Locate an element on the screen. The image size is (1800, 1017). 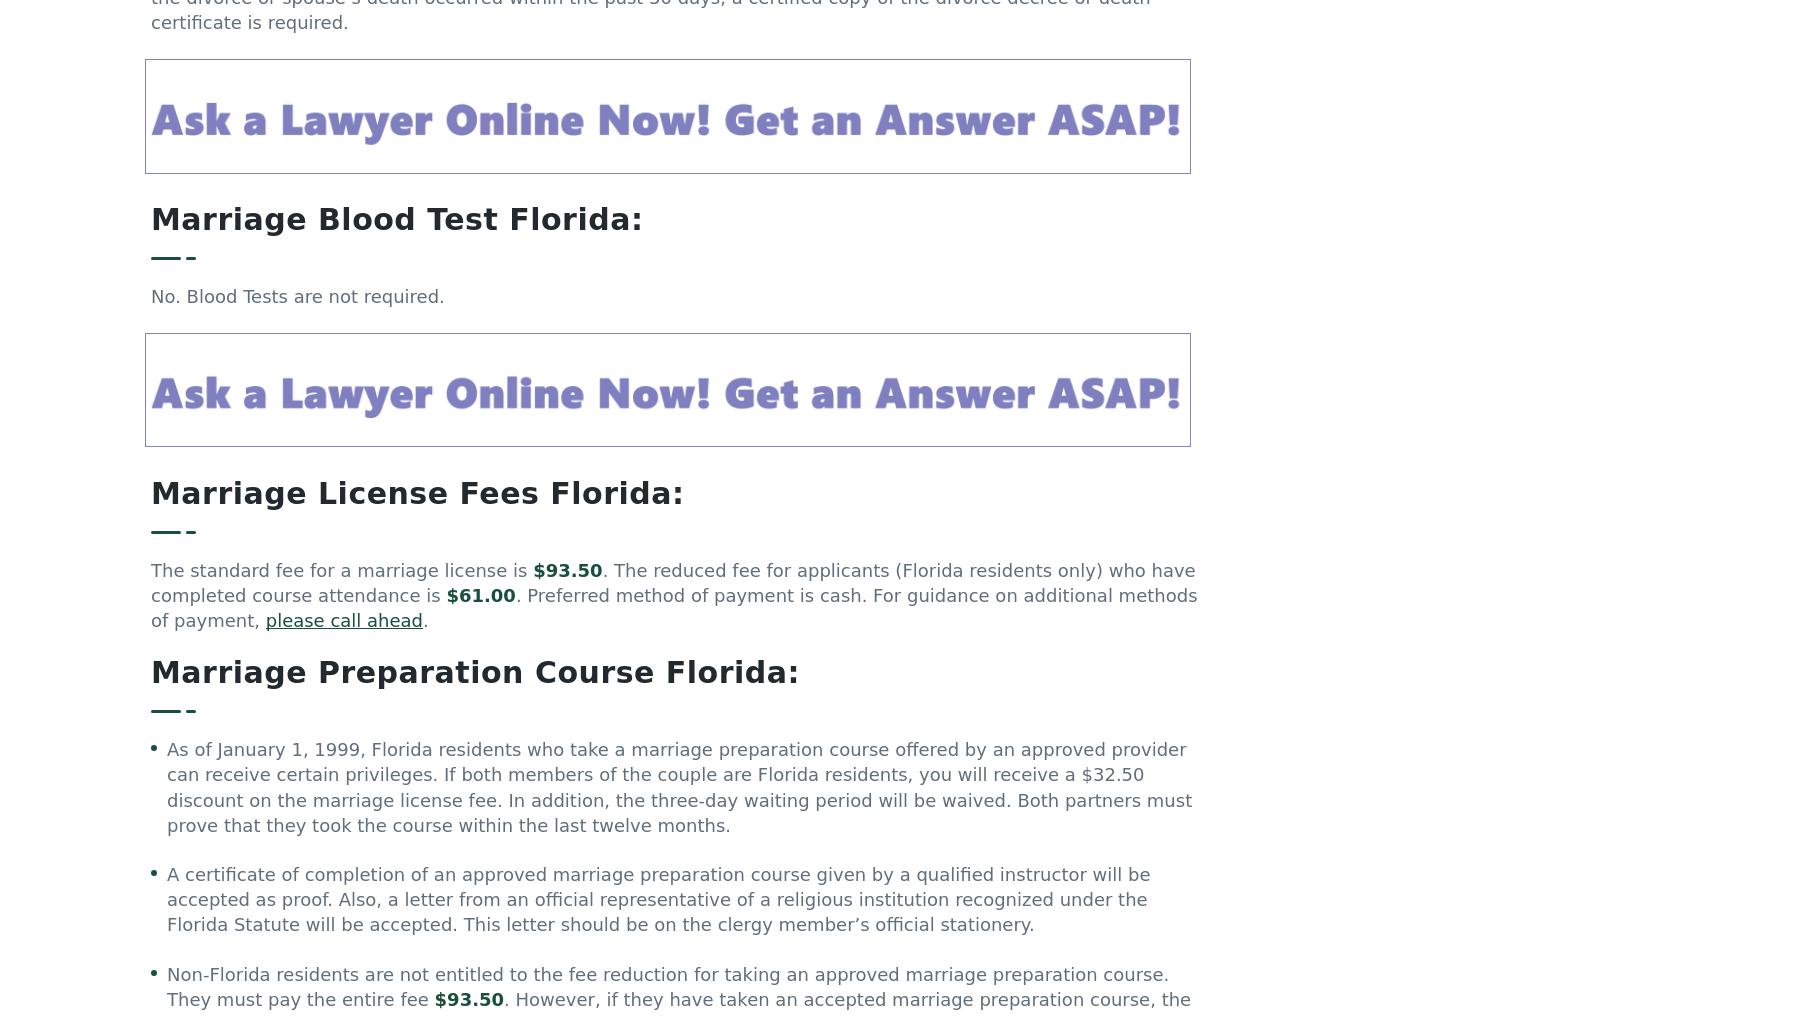
'$61.00' is located at coordinates (479, 603).